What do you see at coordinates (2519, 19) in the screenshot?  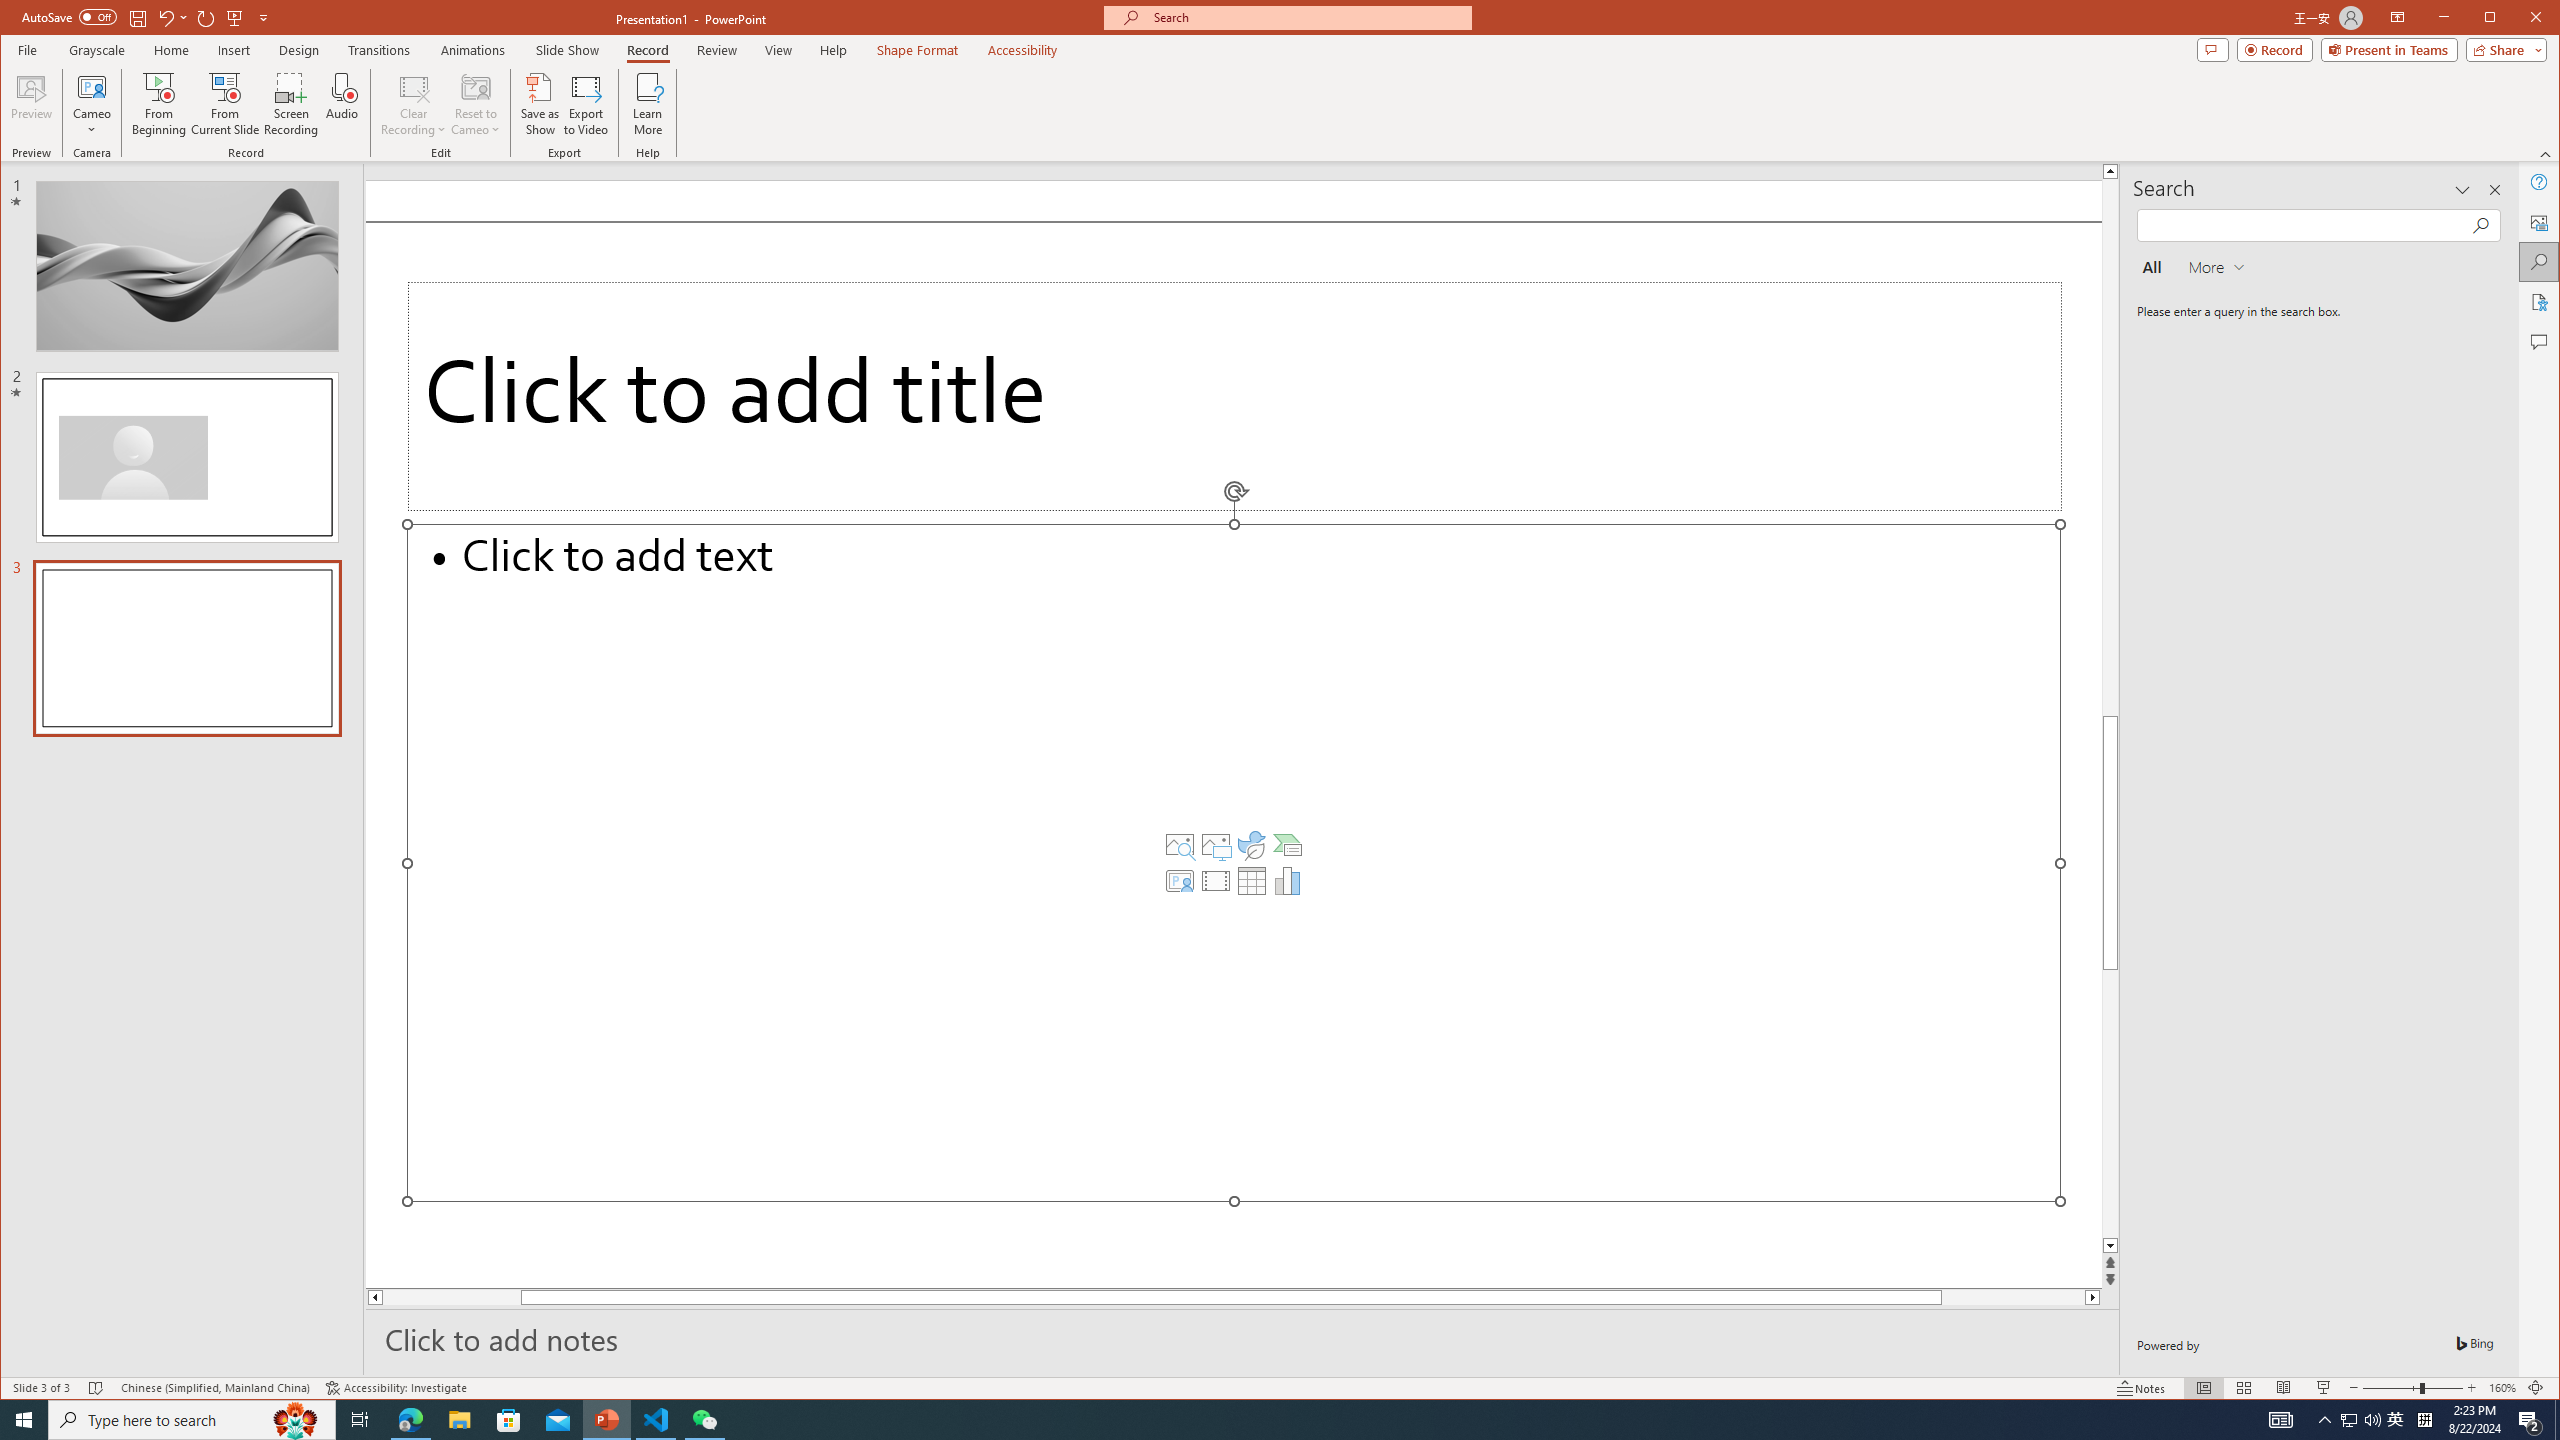 I see `'Maximize'` at bounding box center [2519, 19].